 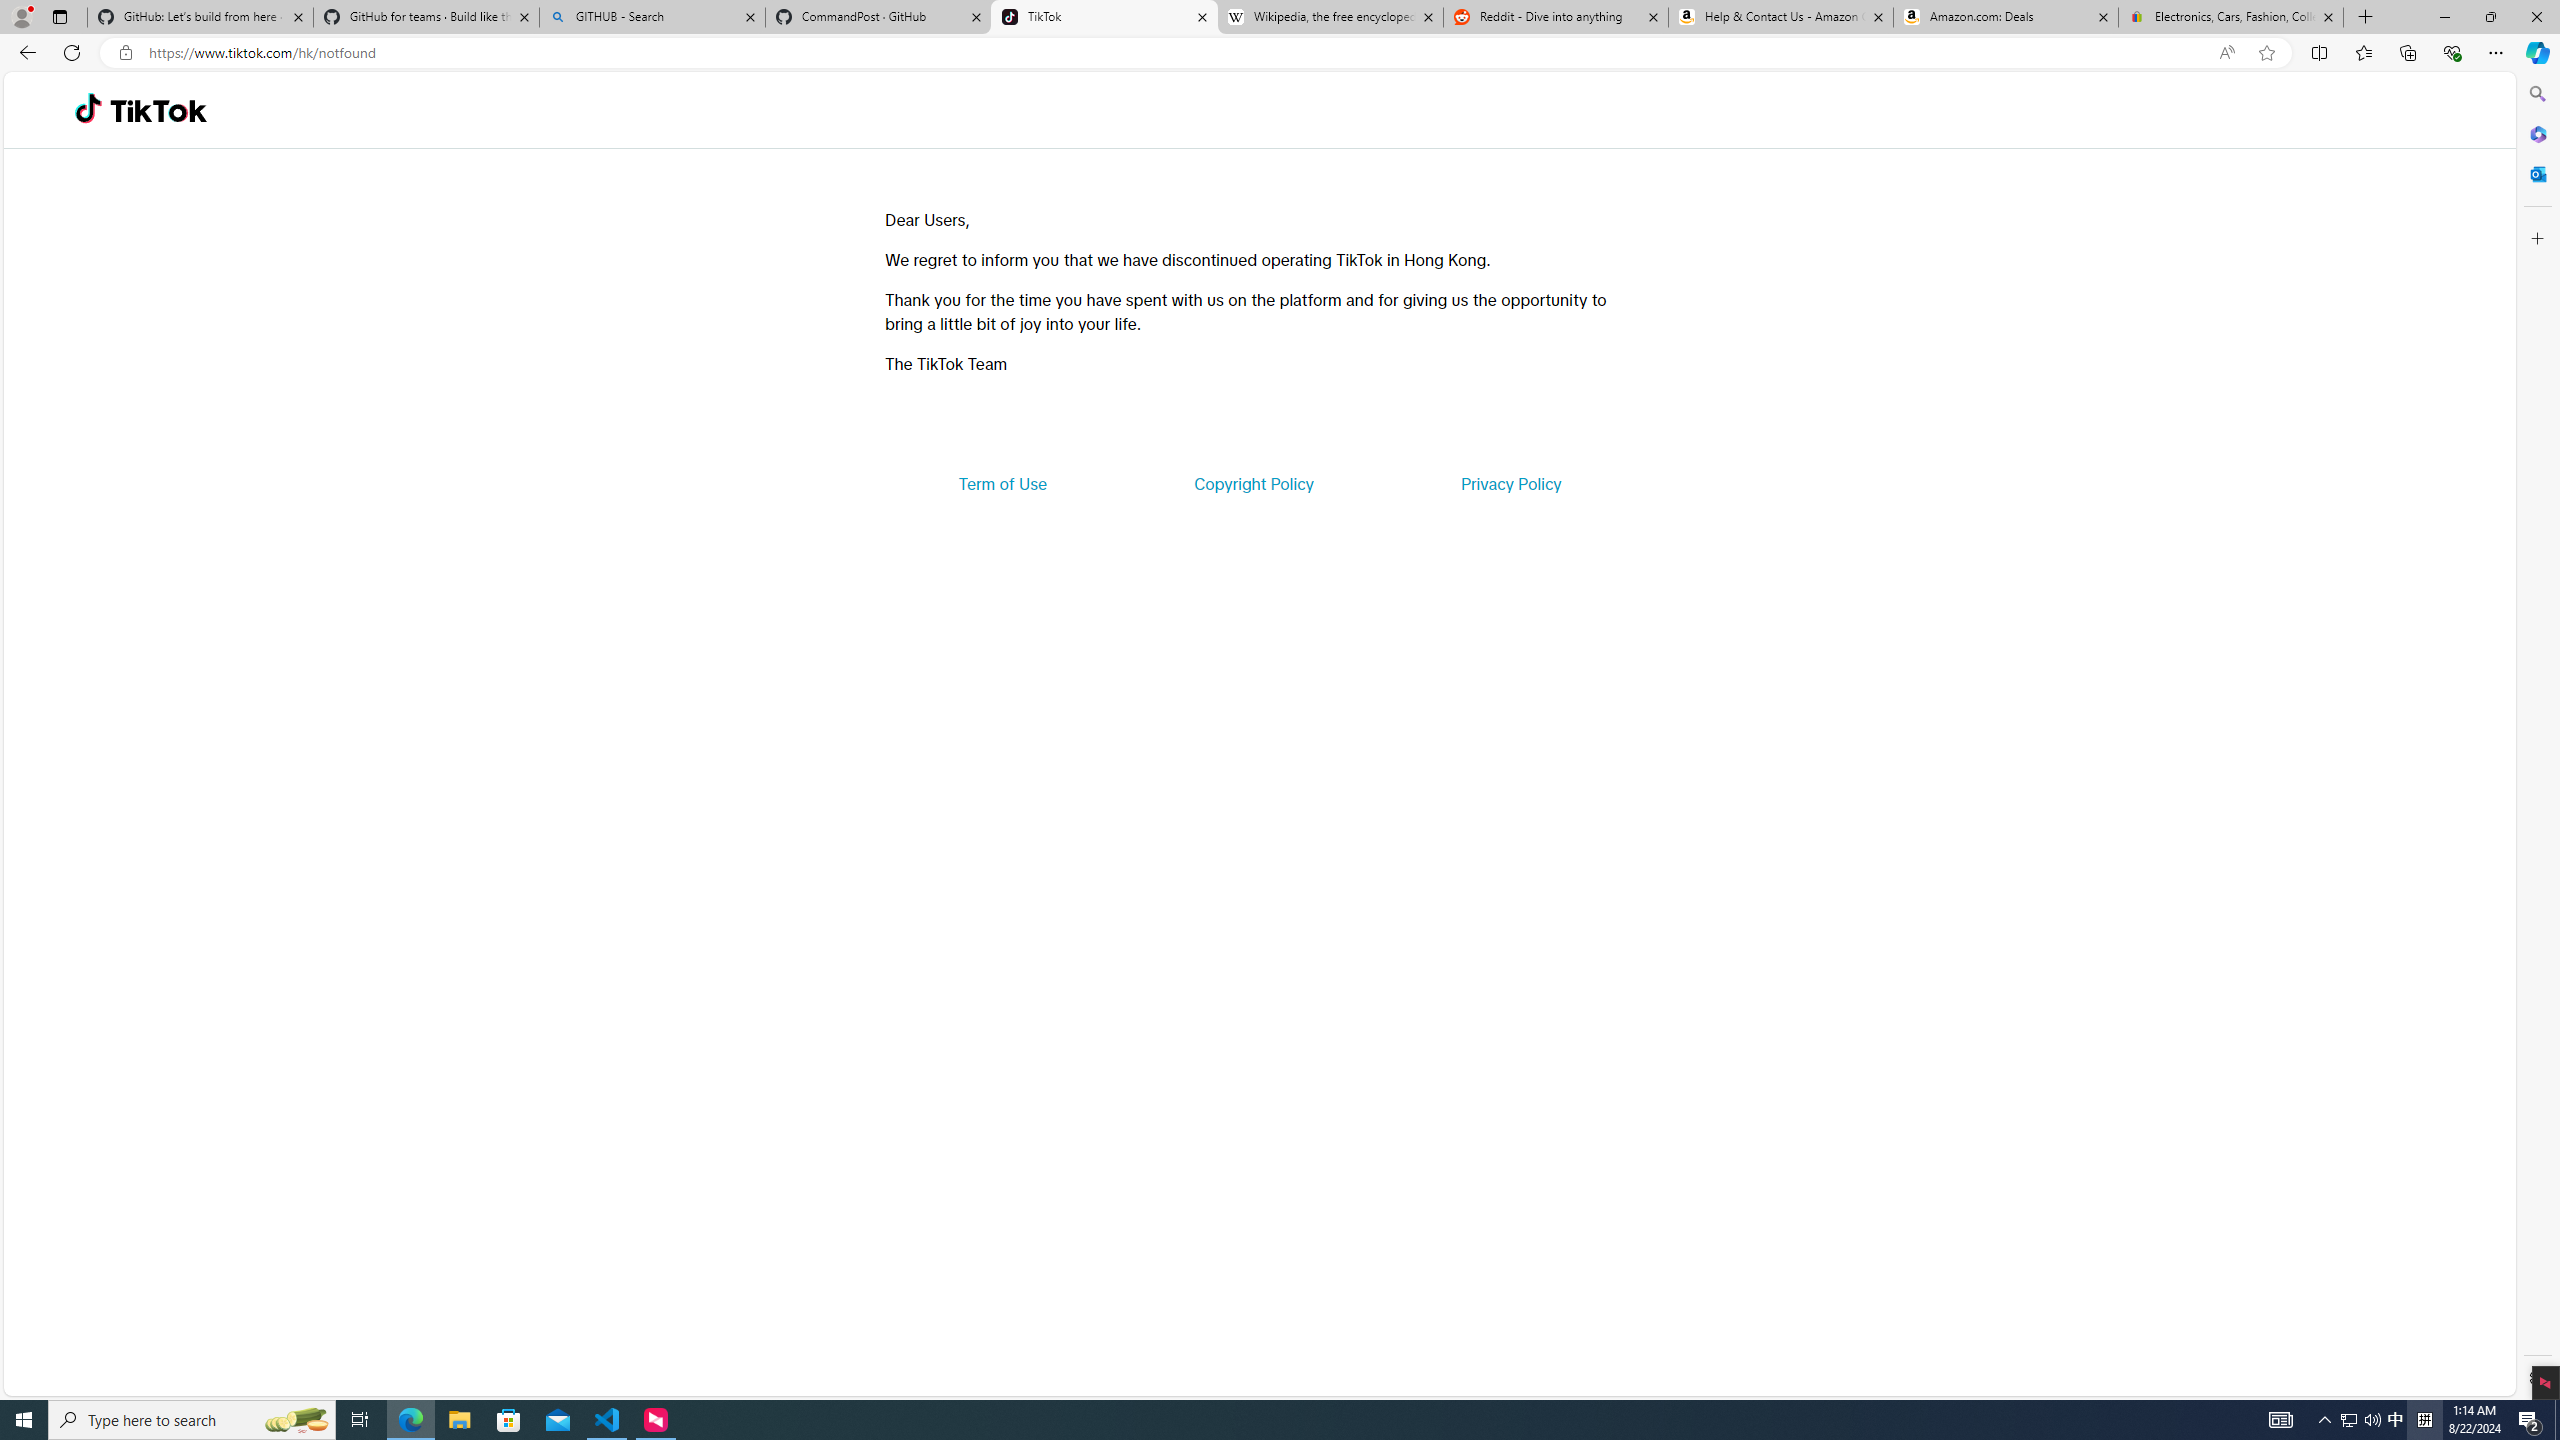 I want to click on 'Privacy Policy', so click(x=1509, y=482).